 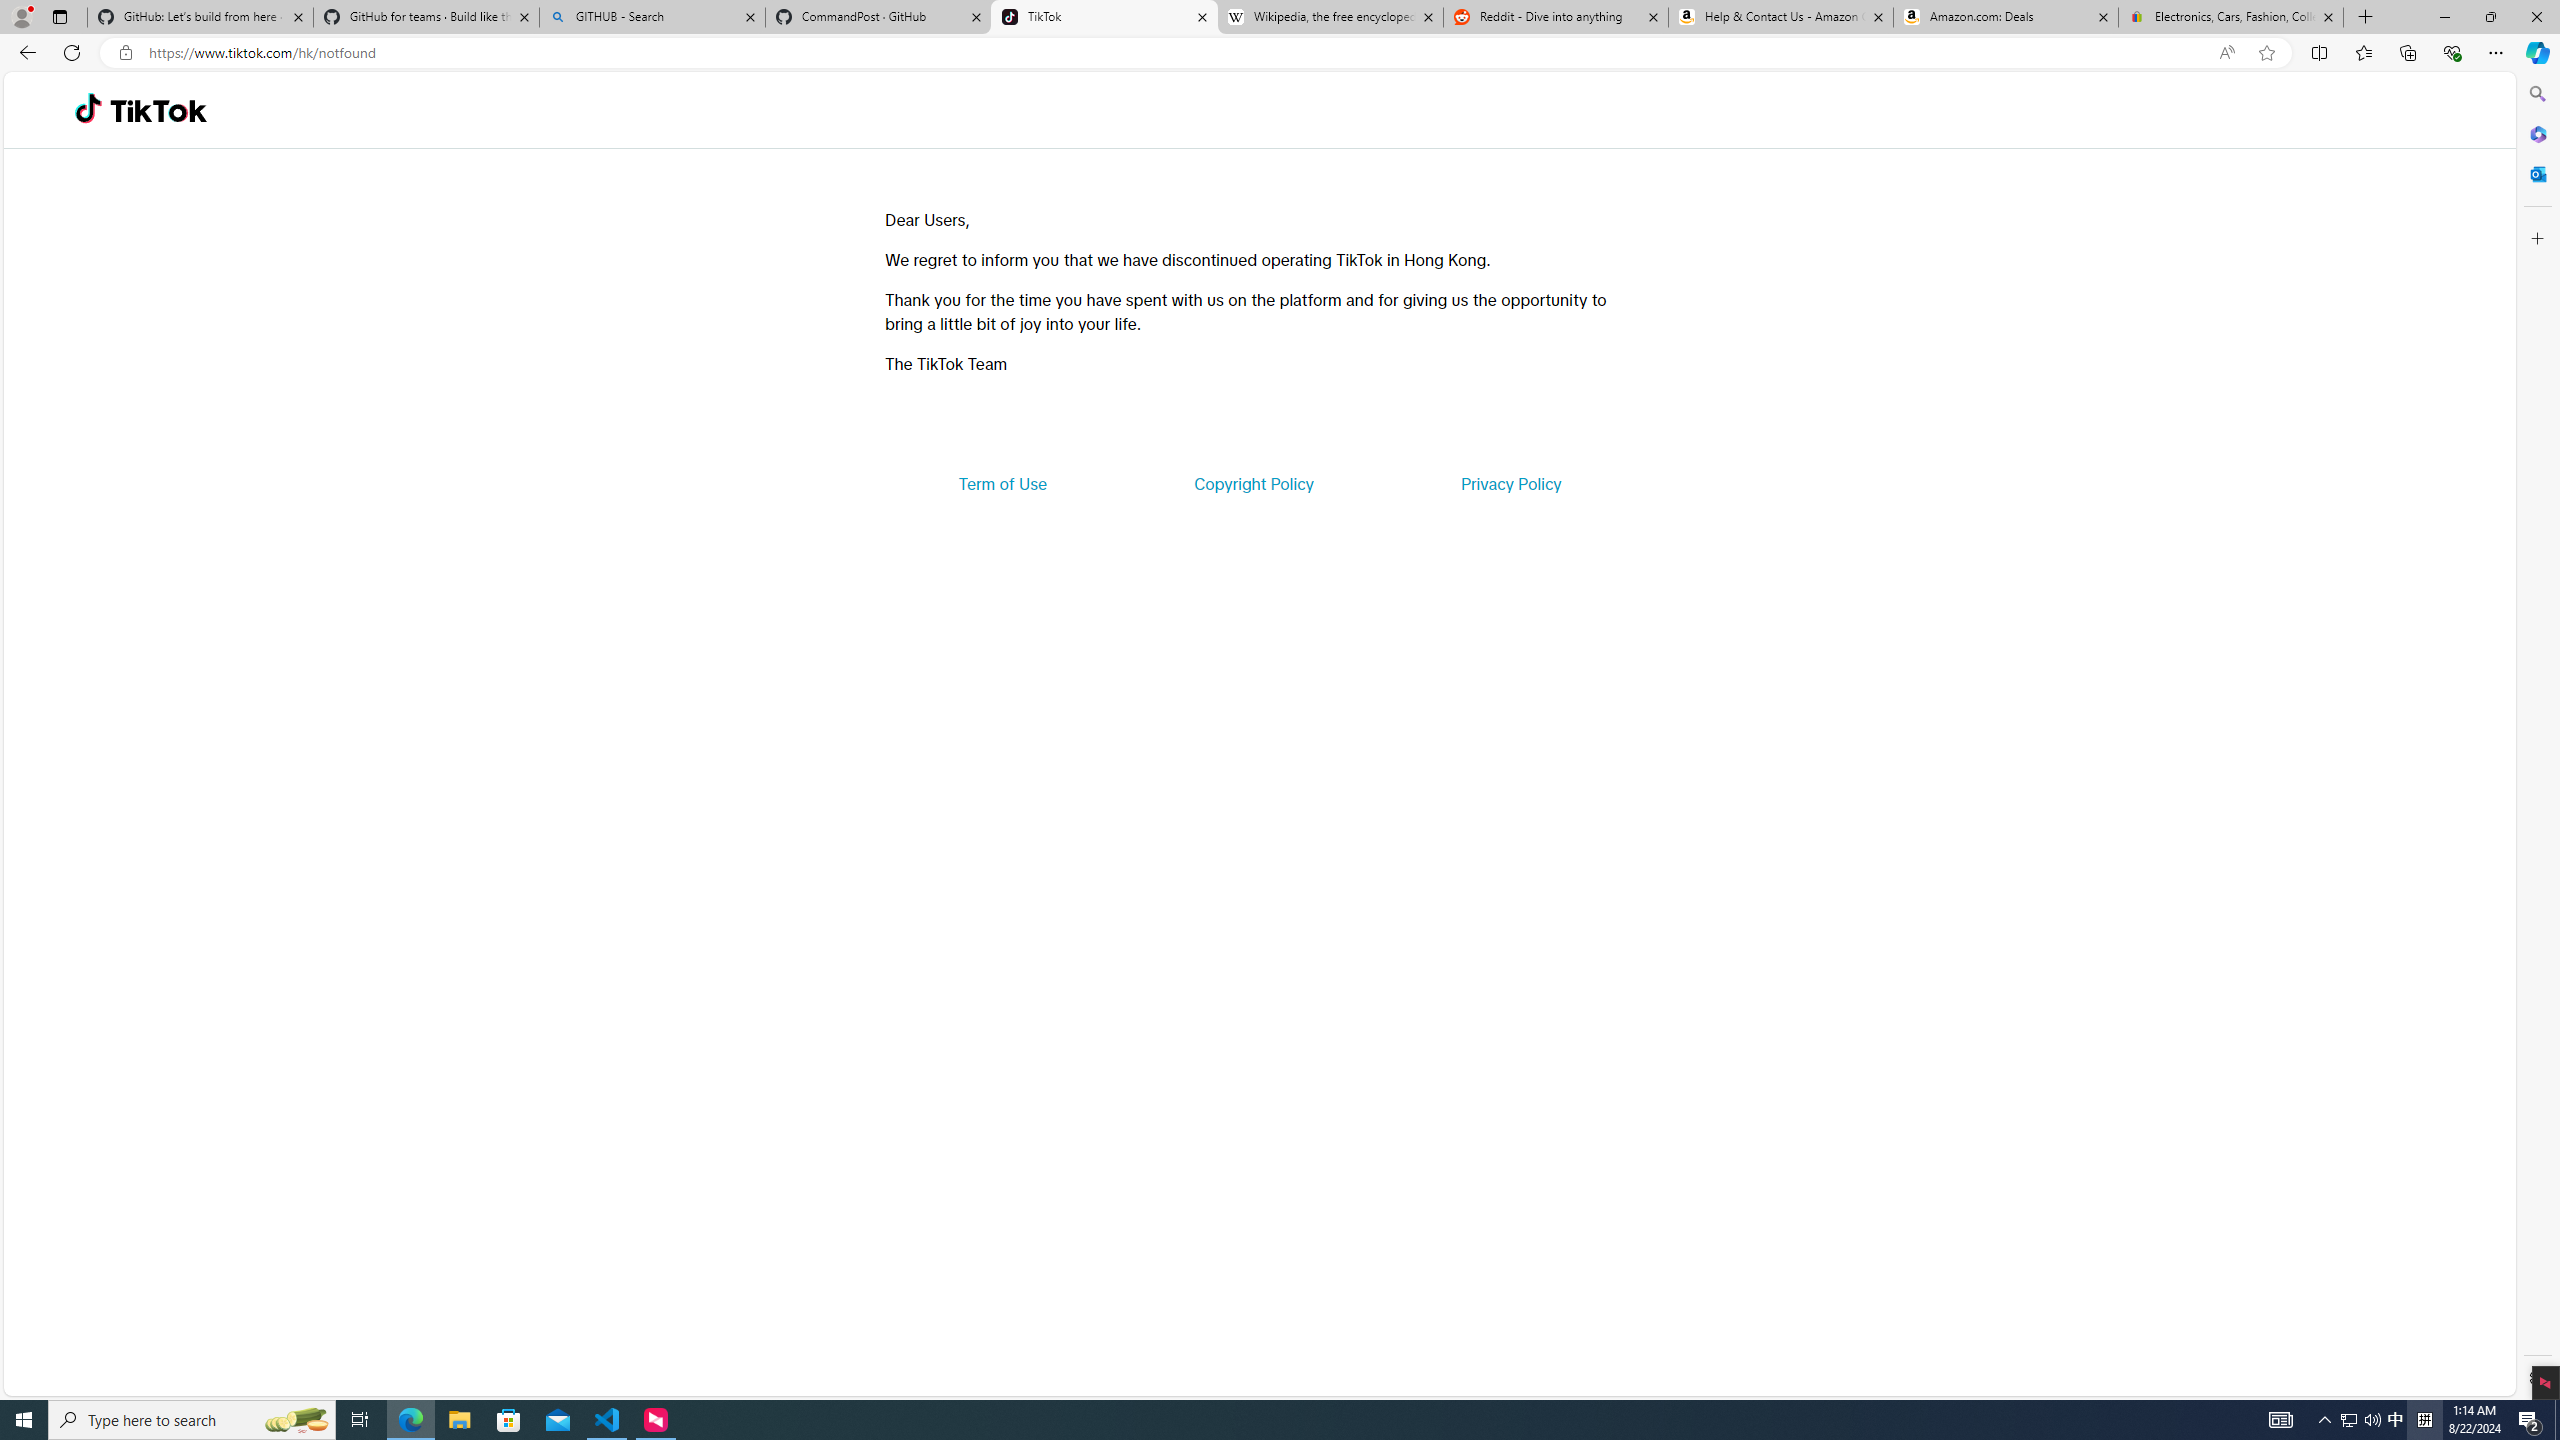 I want to click on 'Privacy Policy', so click(x=1509, y=482).